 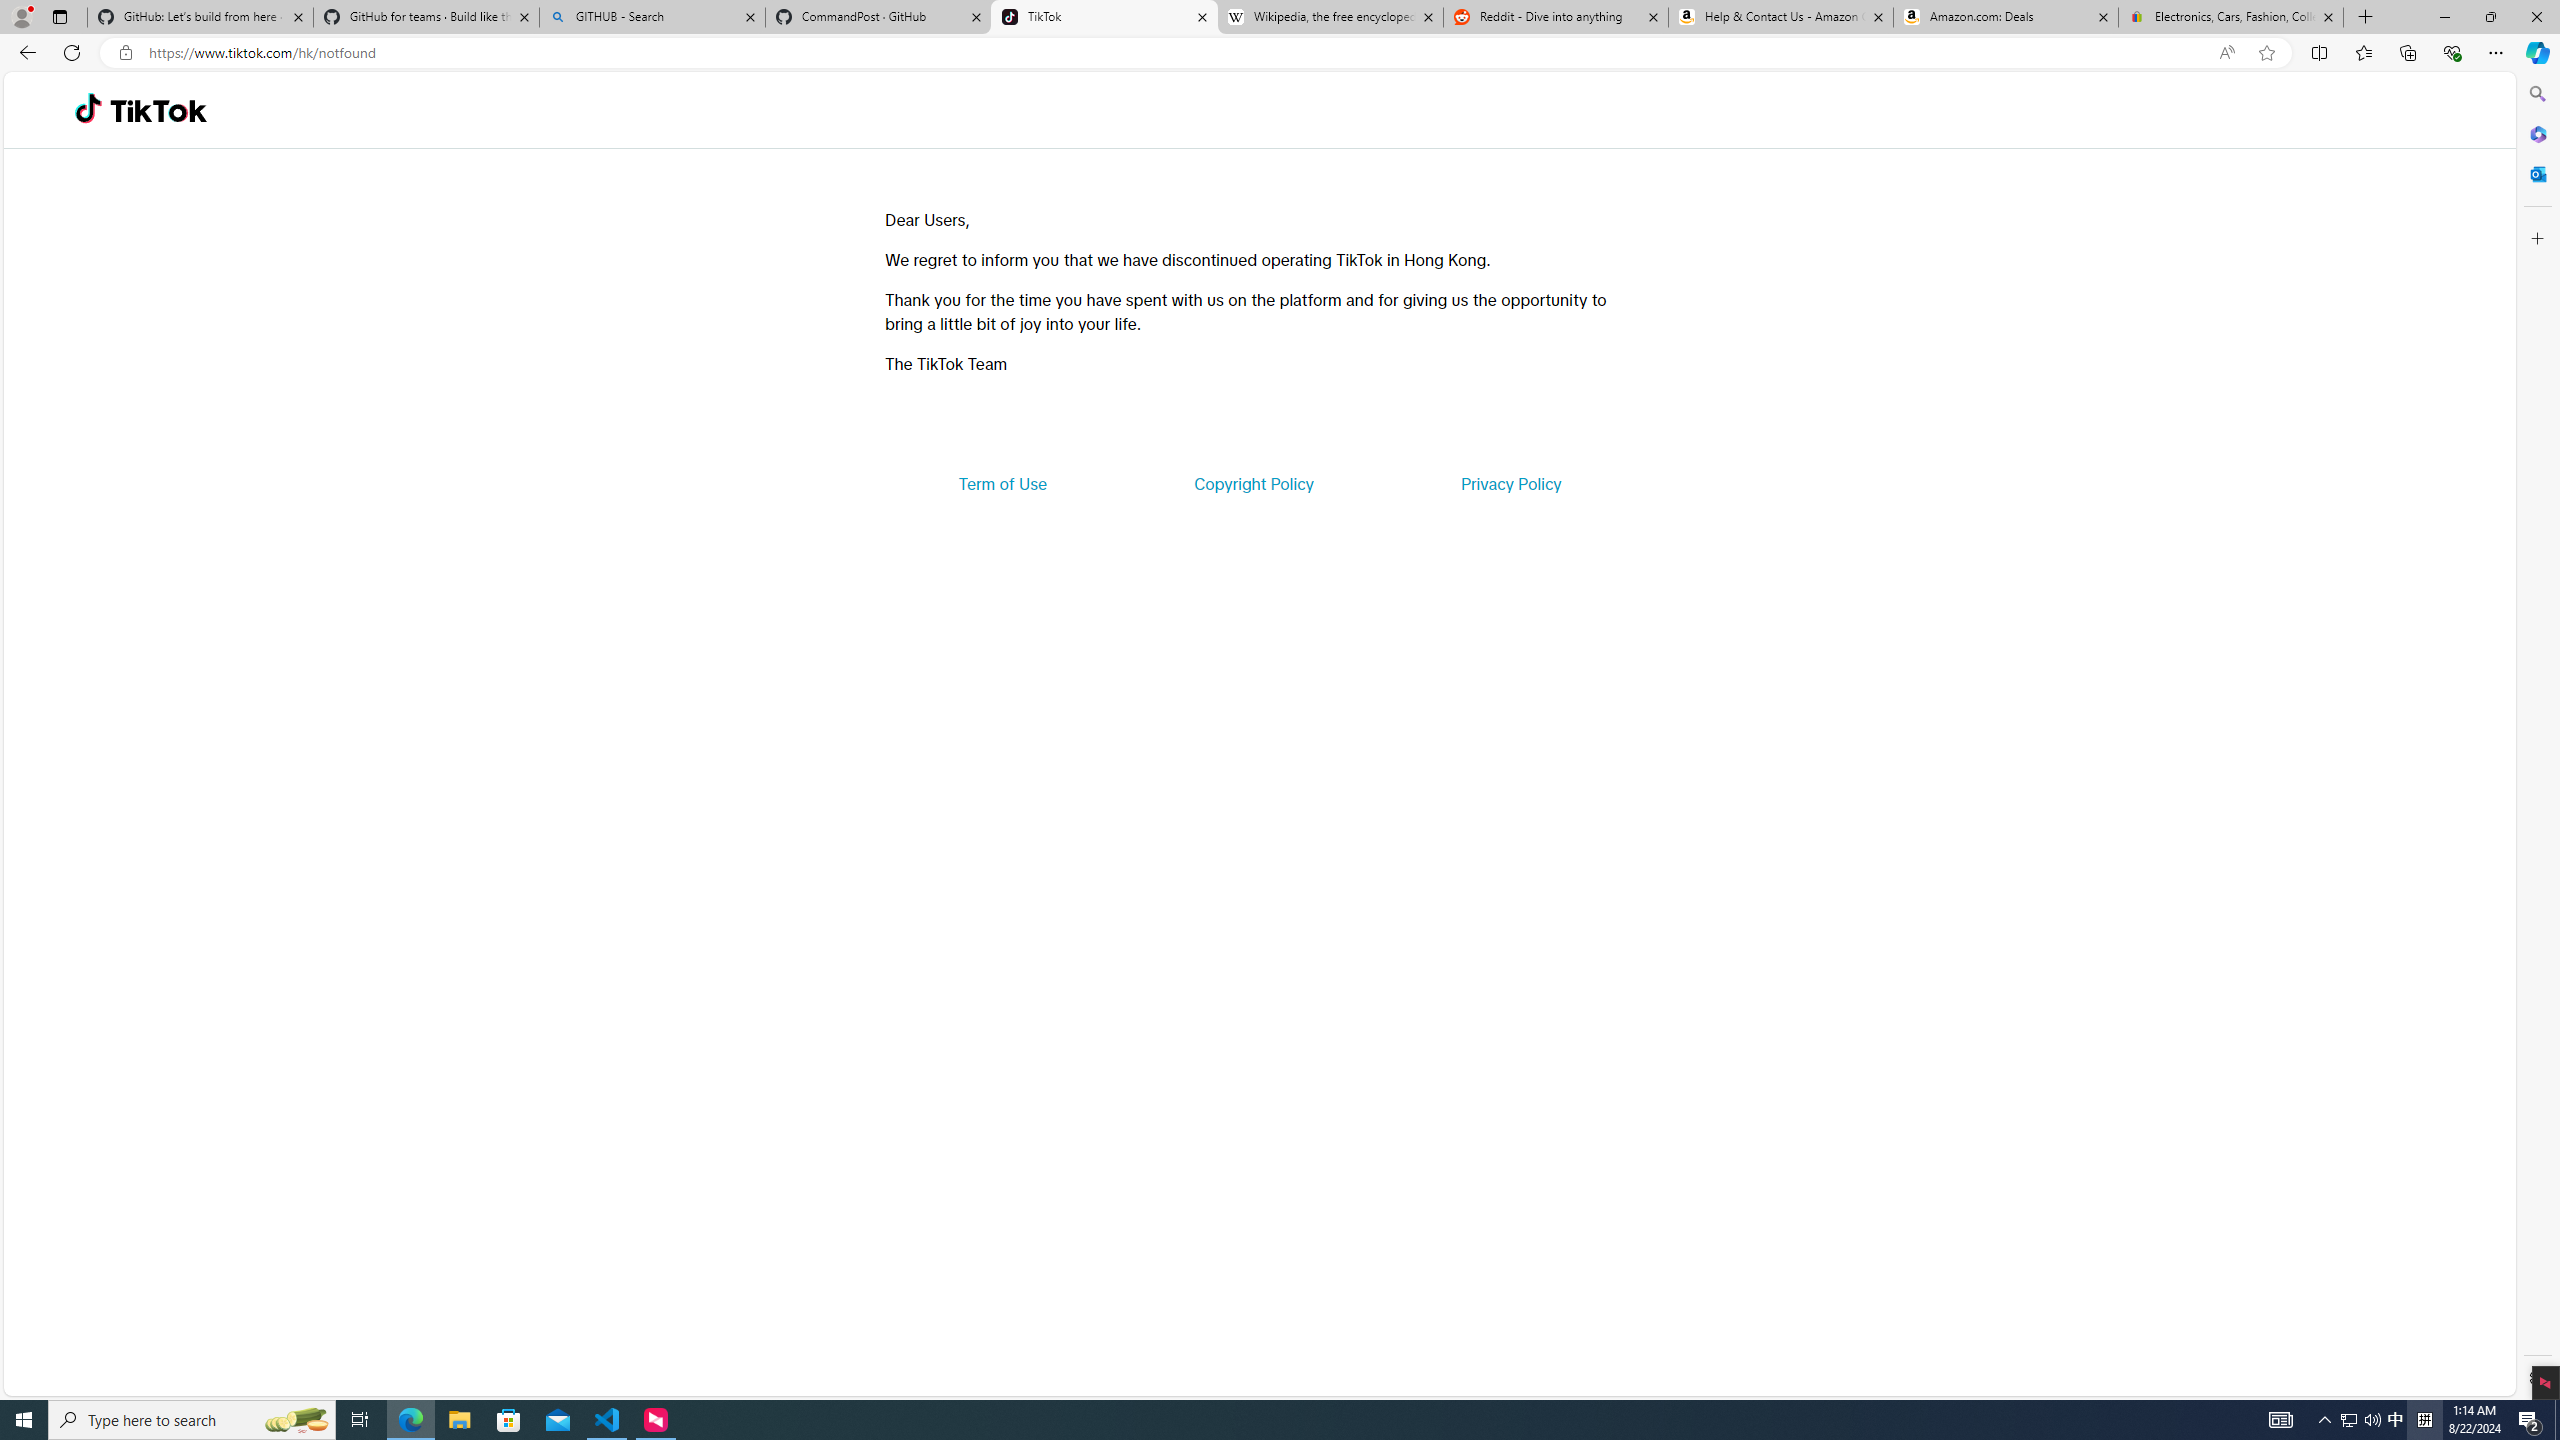 I want to click on 'Privacy Policy', so click(x=1509, y=482).